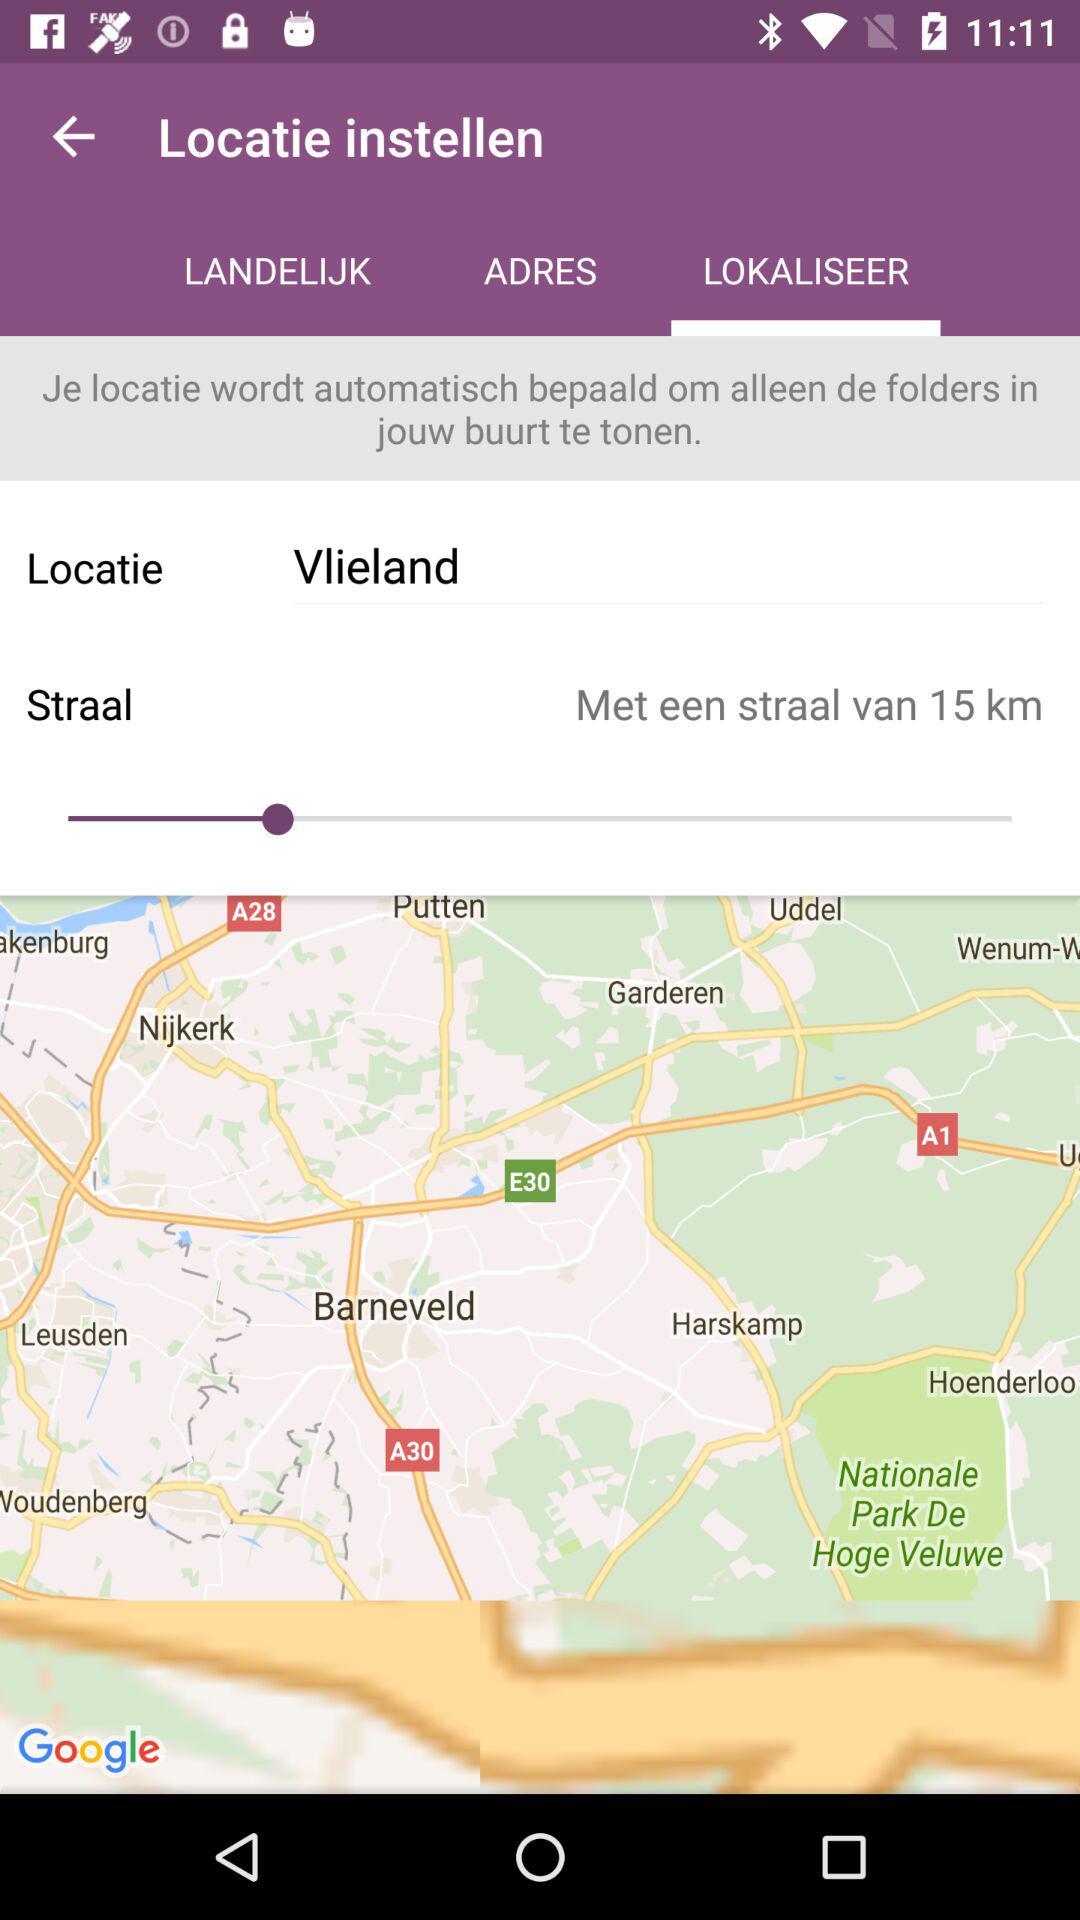 This screenshot has width=1080, height=1920. I want to click on the lokaliseer item, so click(804, 272).